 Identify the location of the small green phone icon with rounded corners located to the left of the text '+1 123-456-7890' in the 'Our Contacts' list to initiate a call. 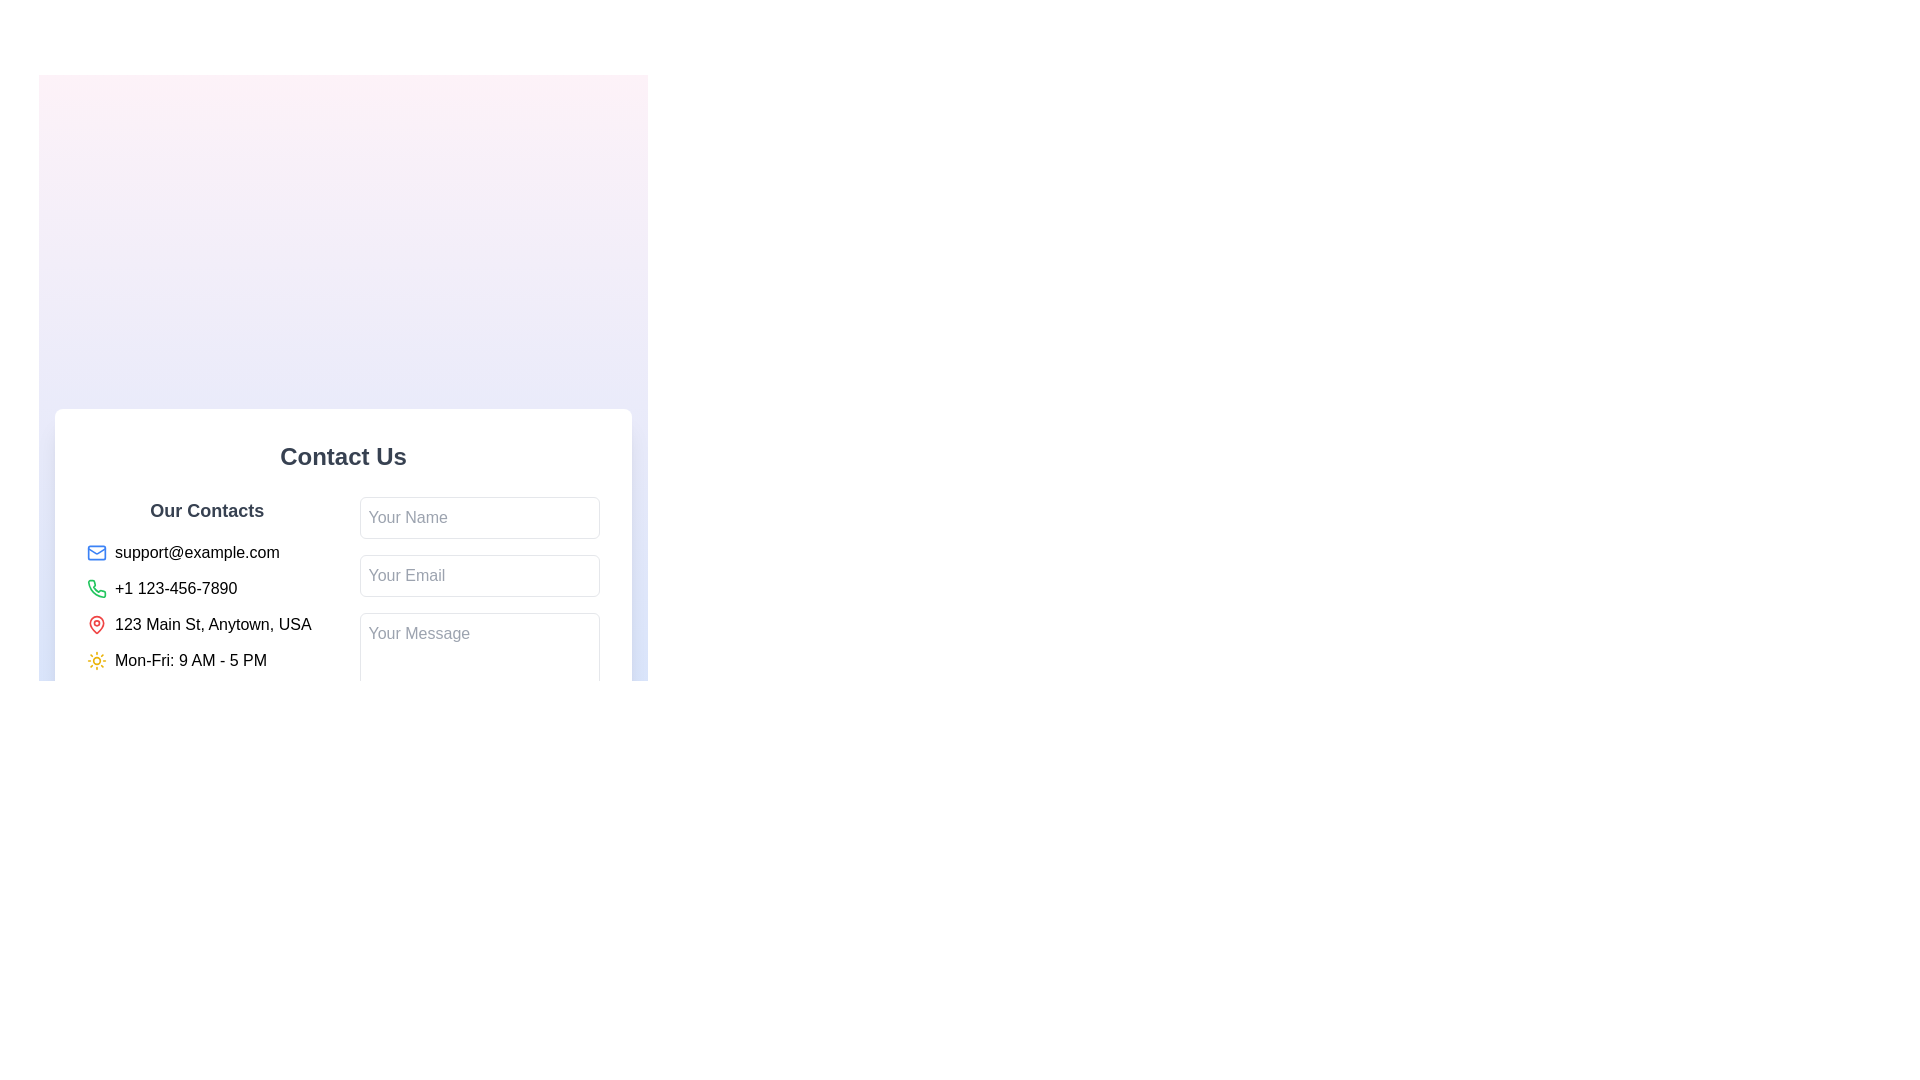
(95, 586).